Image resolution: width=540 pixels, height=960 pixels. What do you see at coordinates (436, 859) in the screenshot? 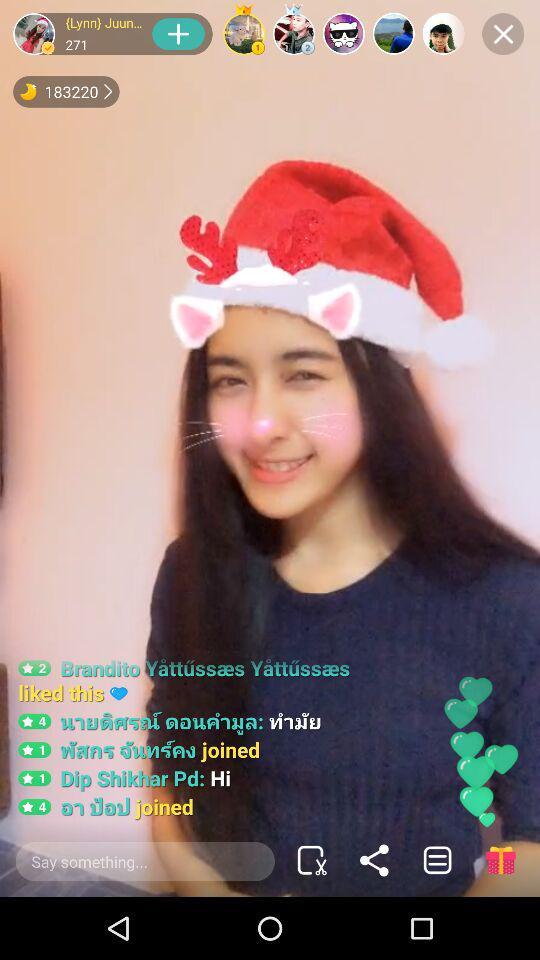
I see `the menu icon` at bounding box center [436, 859].